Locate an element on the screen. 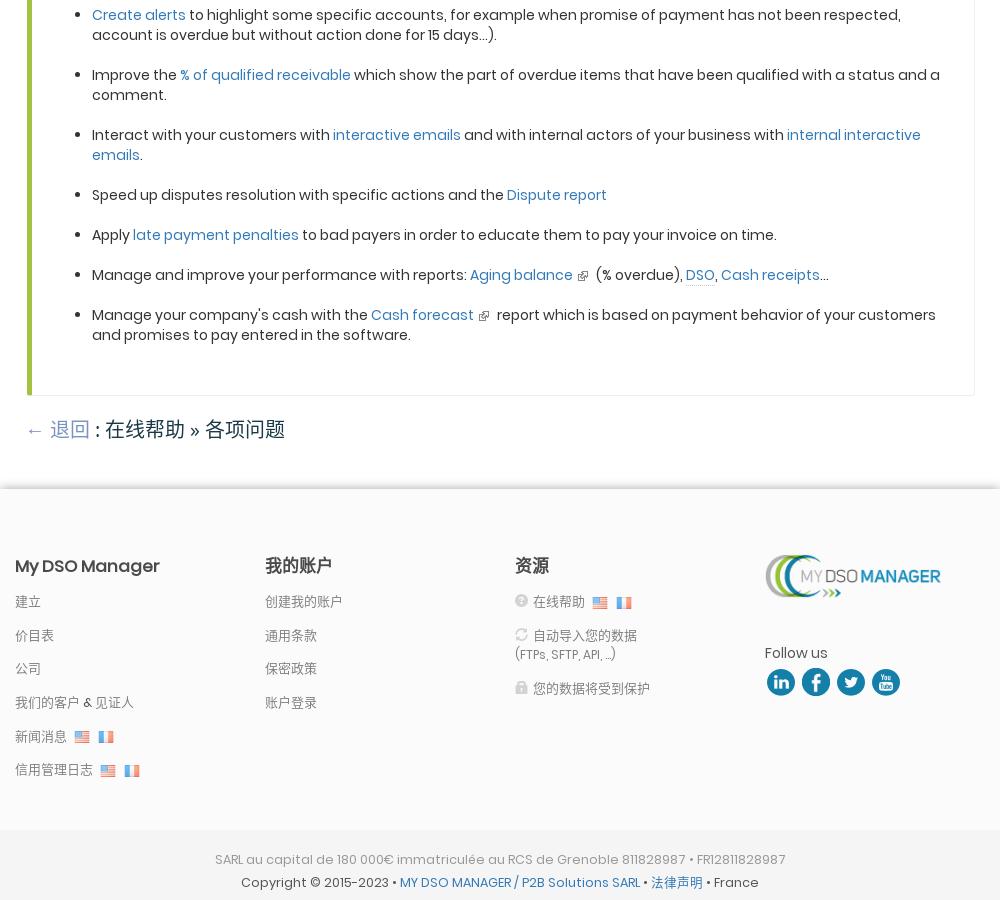  'and with internal actors of your business with' is located at coordinates (623, 134).